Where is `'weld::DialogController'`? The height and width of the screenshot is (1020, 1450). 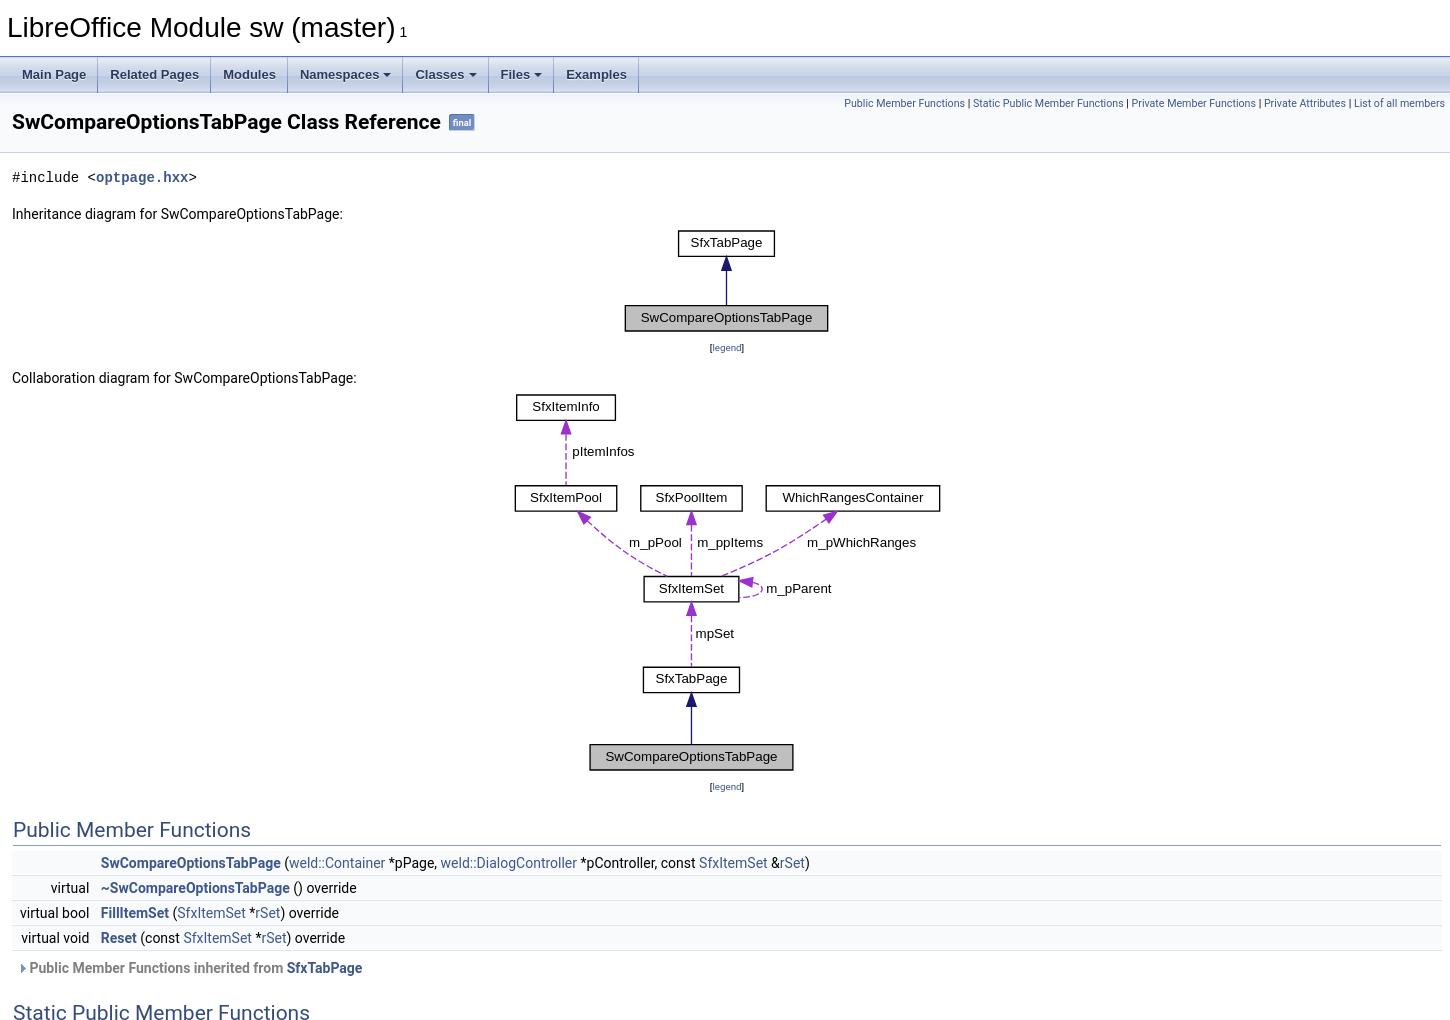 'weld::DialogController' is located at coordinates (508, 862).